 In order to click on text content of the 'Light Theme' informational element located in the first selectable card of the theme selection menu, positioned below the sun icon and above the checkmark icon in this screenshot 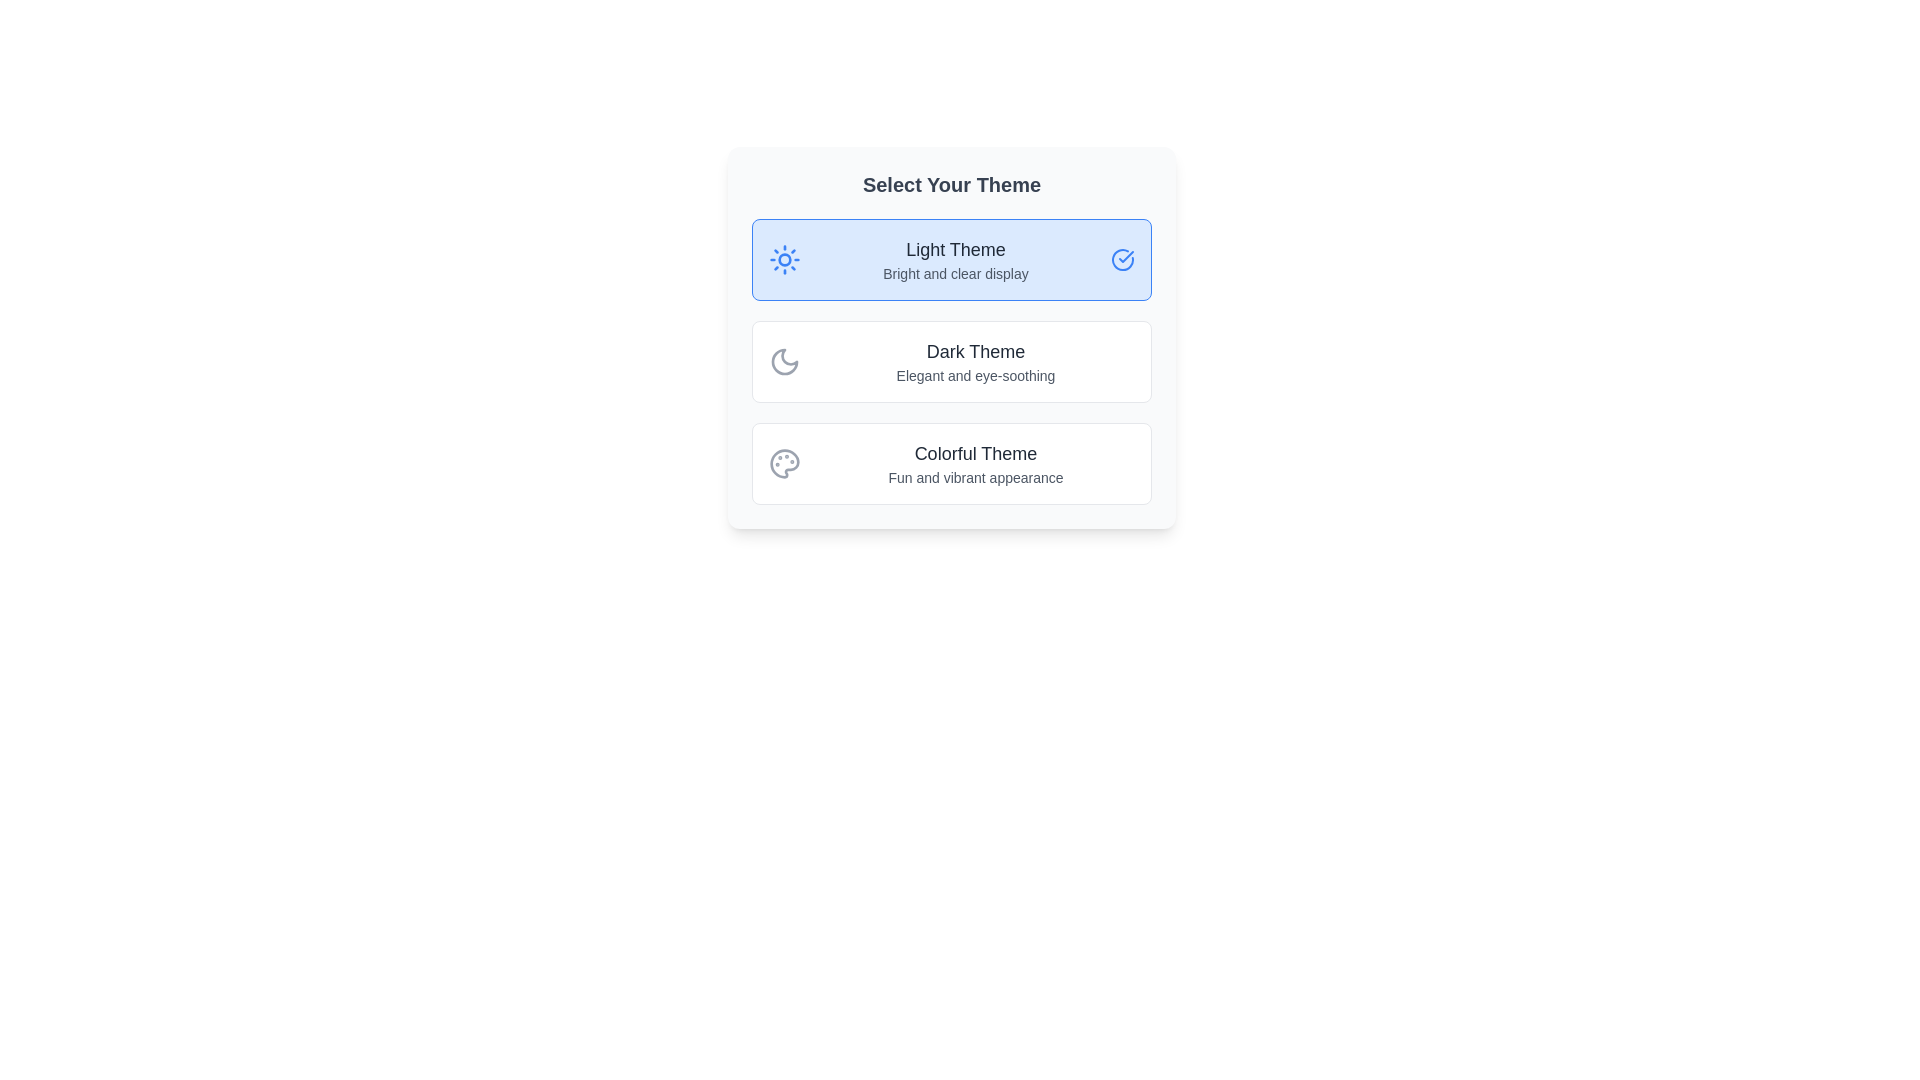, I will do `click(954, 258)`.